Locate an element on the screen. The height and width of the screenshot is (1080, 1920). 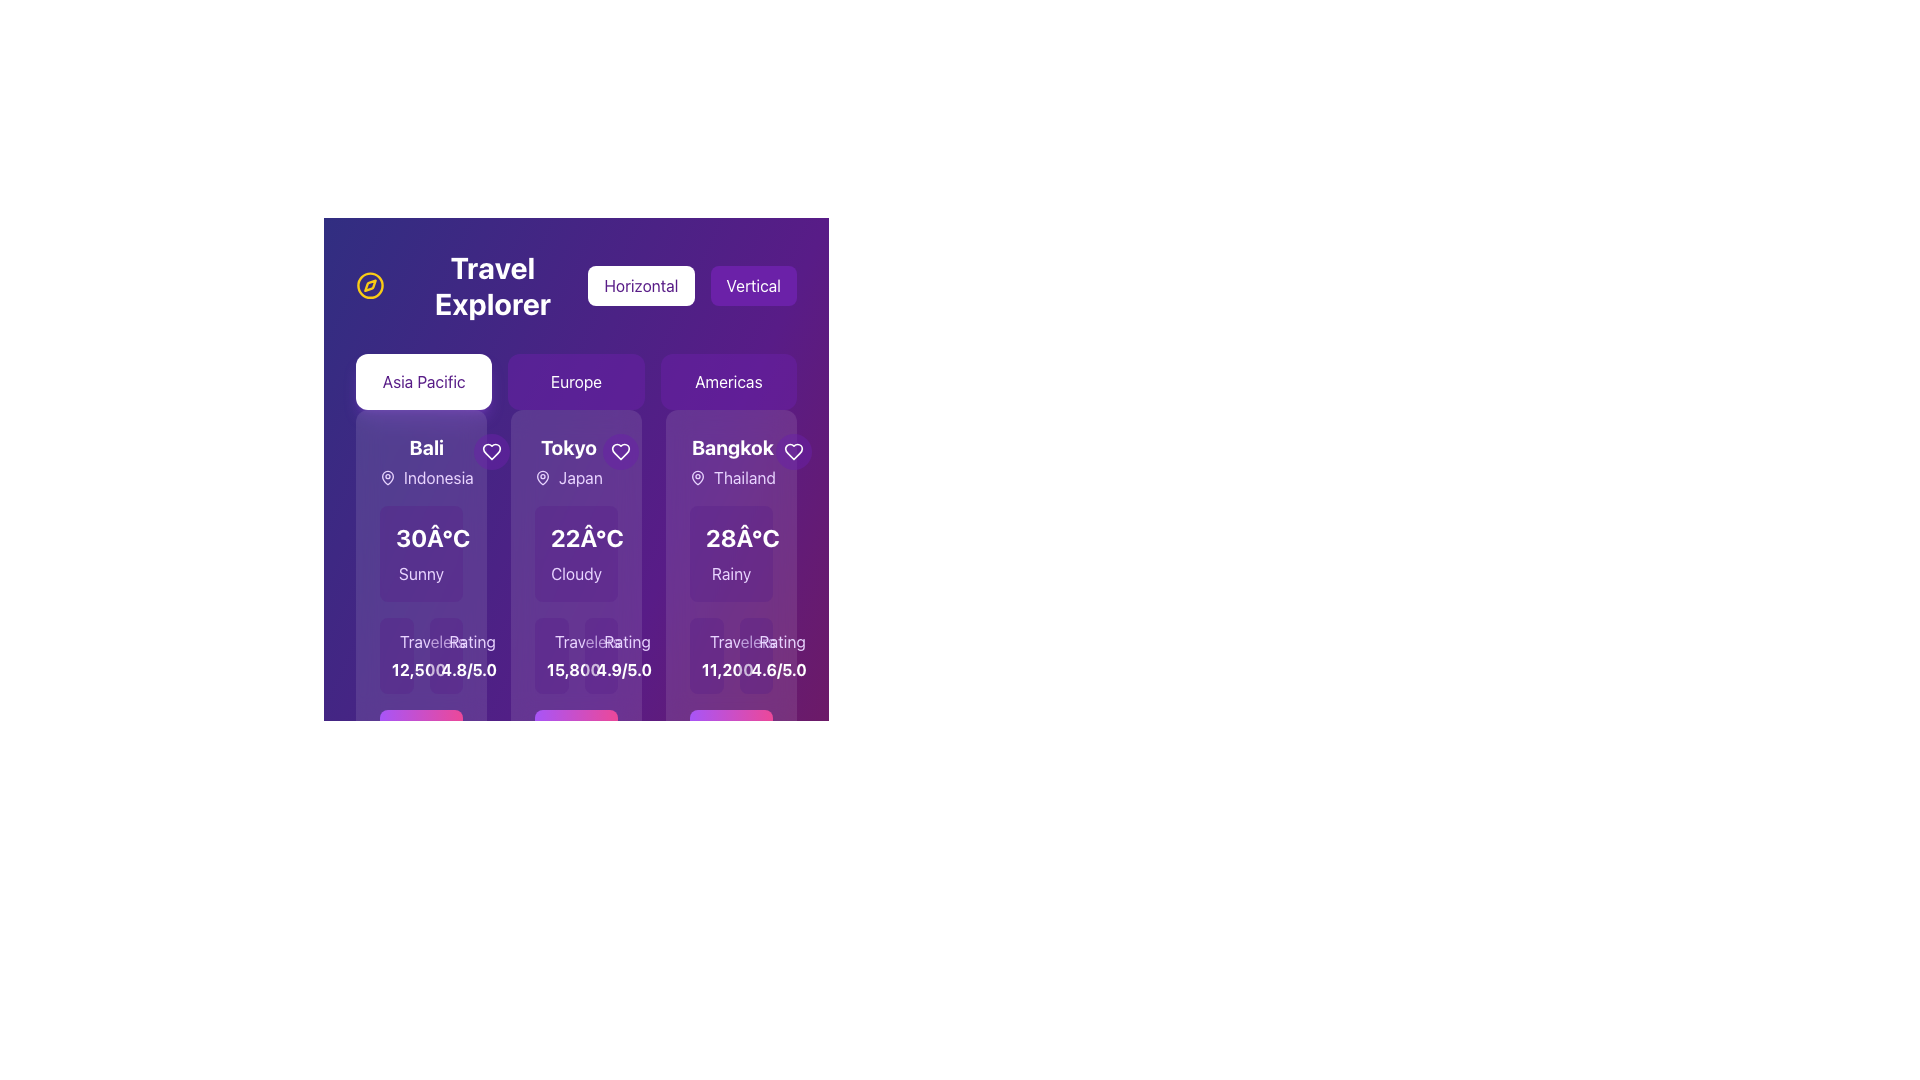
the text label displaying the current temperature for Bangkok, Thailand, which is located in the middle section of the weather card above the descriptor 'Rainy' and below the 'Bangkok' title is located at coordinates (741, 536).